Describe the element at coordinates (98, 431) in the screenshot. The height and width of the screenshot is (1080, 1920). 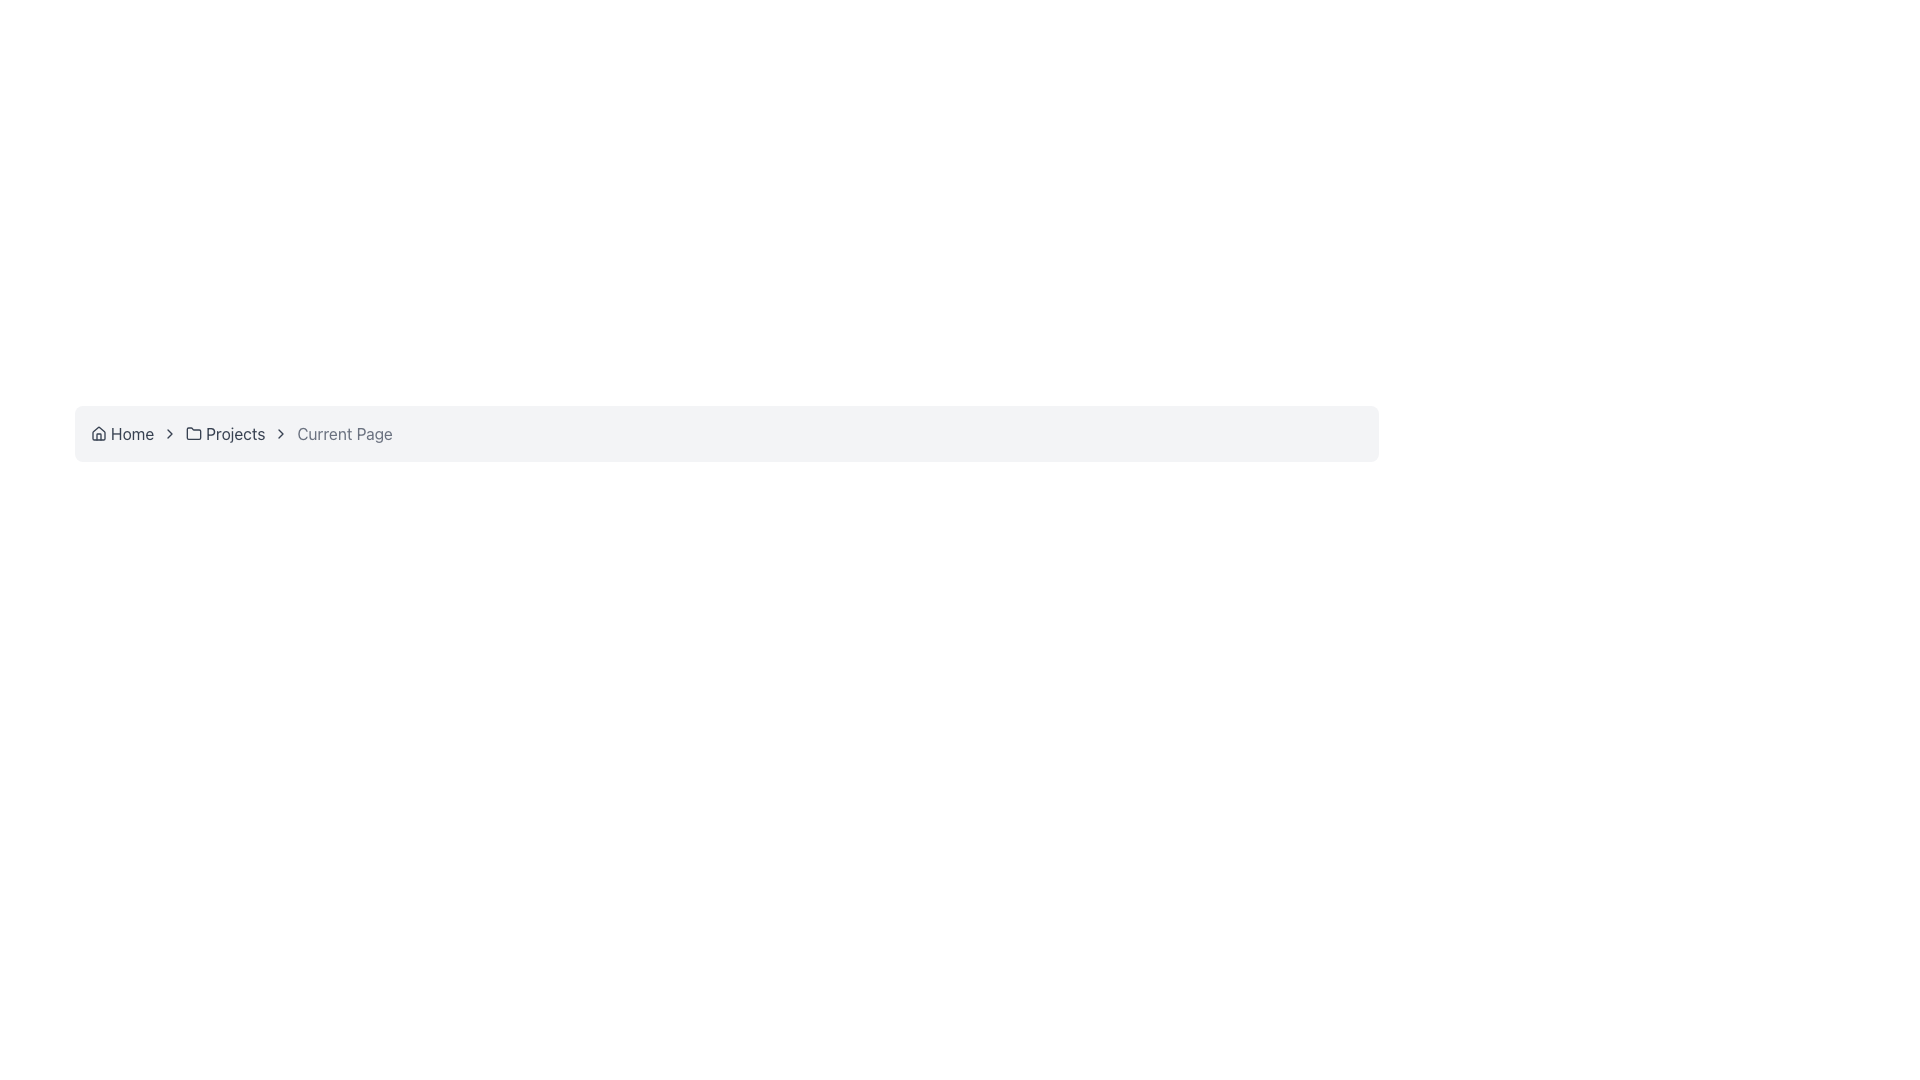
I see `the upper part of the house icon in the 'Home' breadcrumb for quick navigation back to the main page` at that location.